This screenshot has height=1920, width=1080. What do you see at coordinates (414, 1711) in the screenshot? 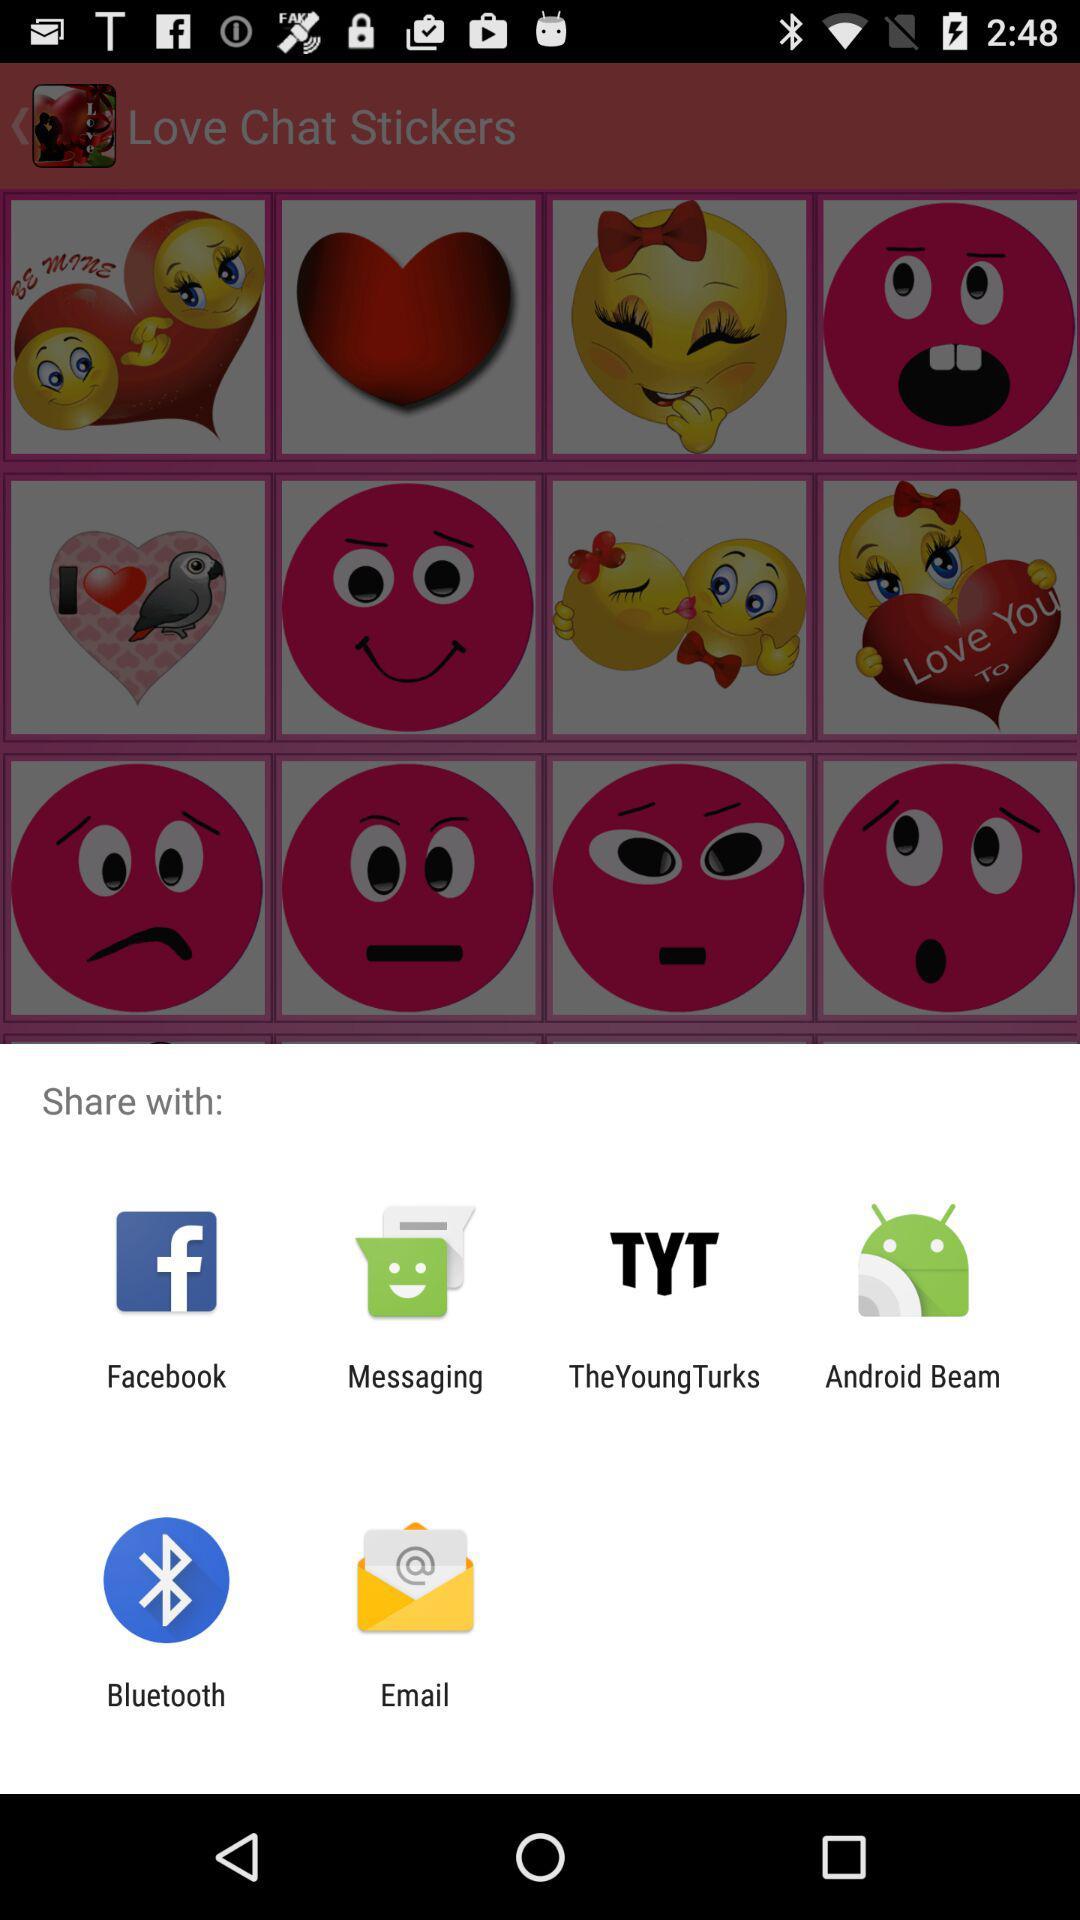
I see `the item to the right of the bluetooth app` at bounding box center [414, 1711].